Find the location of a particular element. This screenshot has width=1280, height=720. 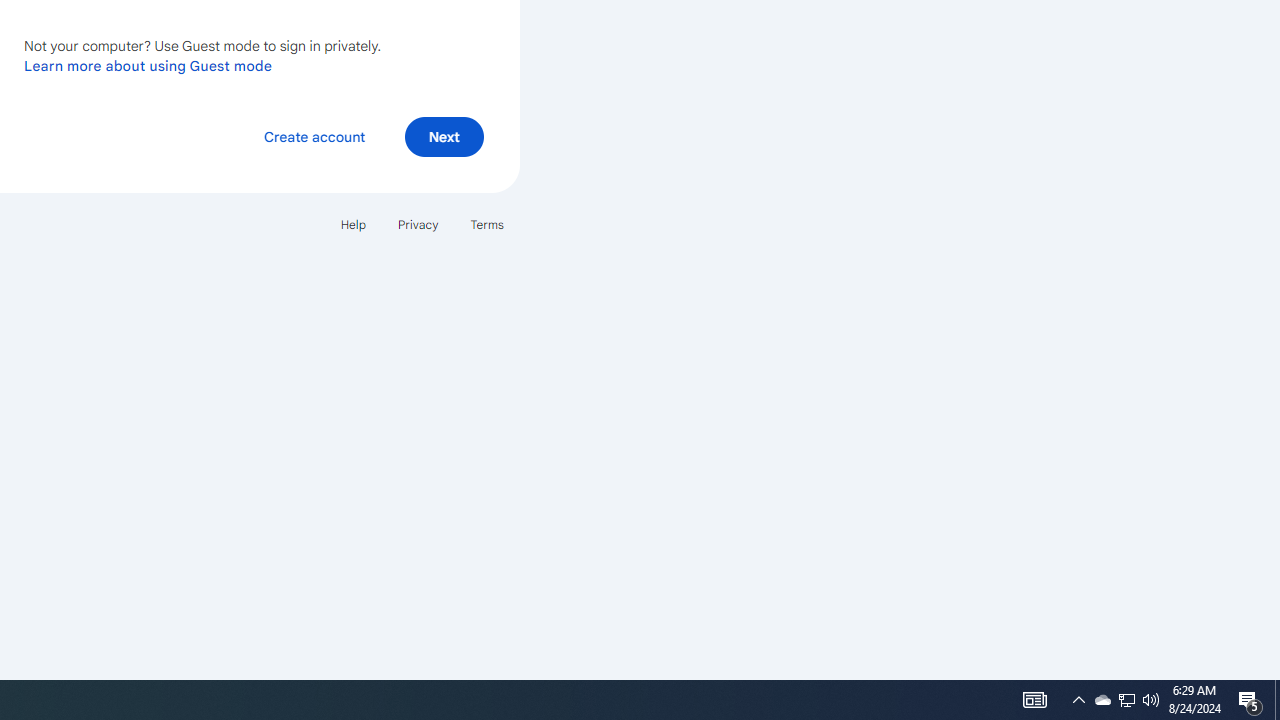

'Learn more about using Guest mode' is located at coordinates (147, 64).